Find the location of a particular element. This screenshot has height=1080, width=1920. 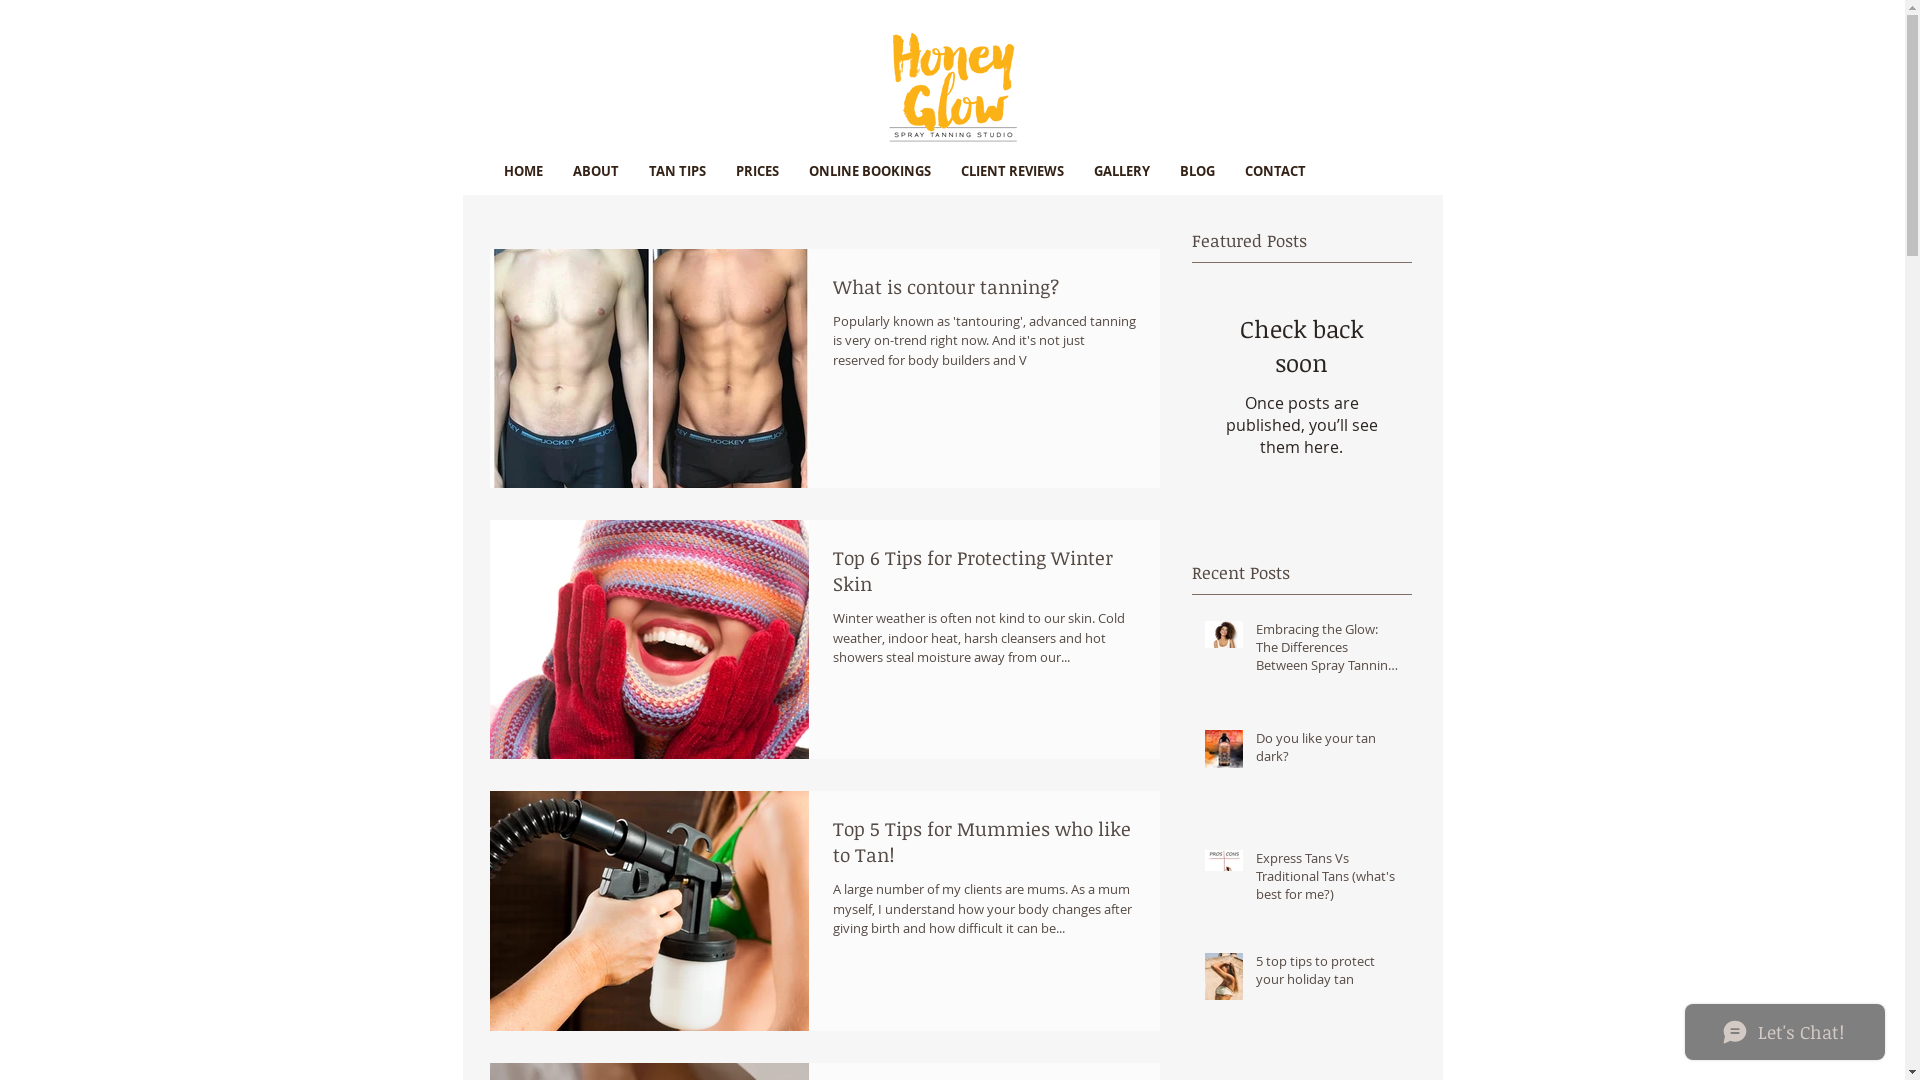

'BLOG' is located at coordinates (1163, 170).